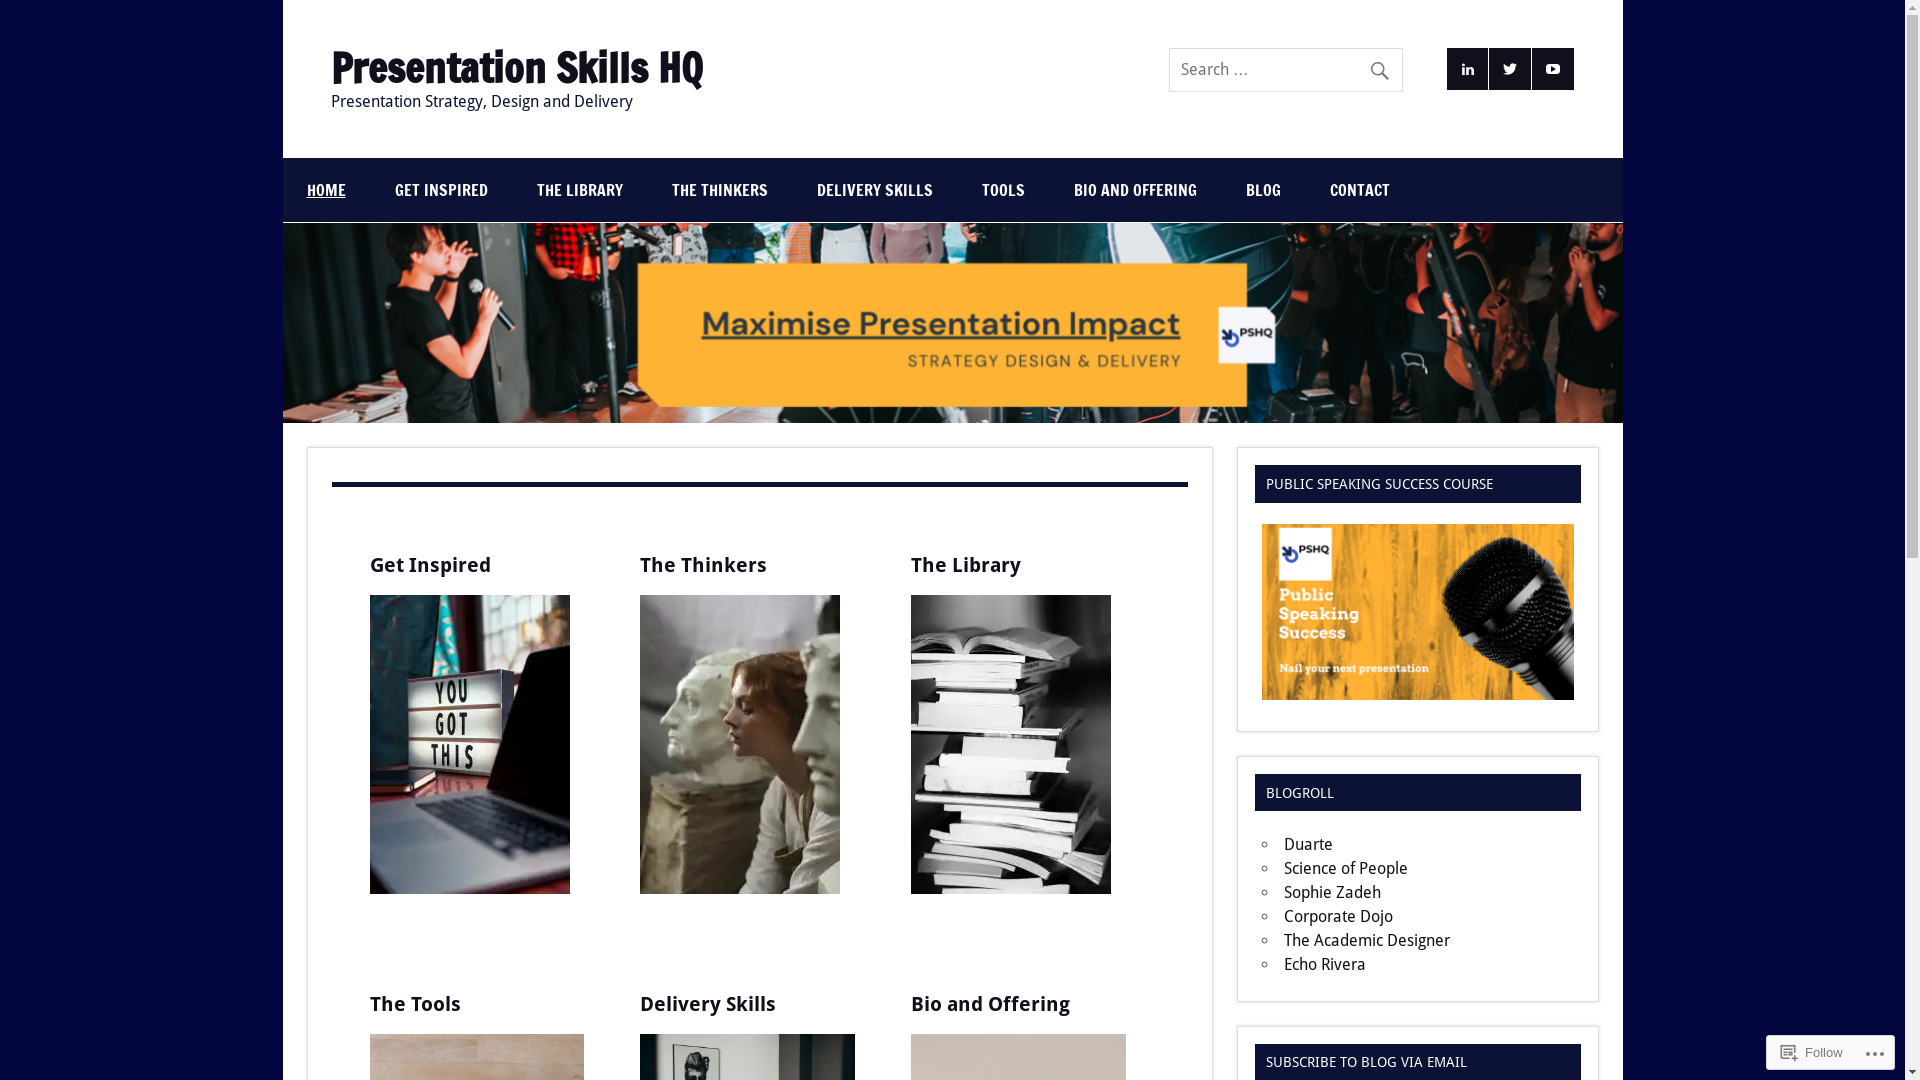 Image resolution: width=1920 pixels, height=1080 pixels. I want to click on 'Duarte', so click(1308, 844).